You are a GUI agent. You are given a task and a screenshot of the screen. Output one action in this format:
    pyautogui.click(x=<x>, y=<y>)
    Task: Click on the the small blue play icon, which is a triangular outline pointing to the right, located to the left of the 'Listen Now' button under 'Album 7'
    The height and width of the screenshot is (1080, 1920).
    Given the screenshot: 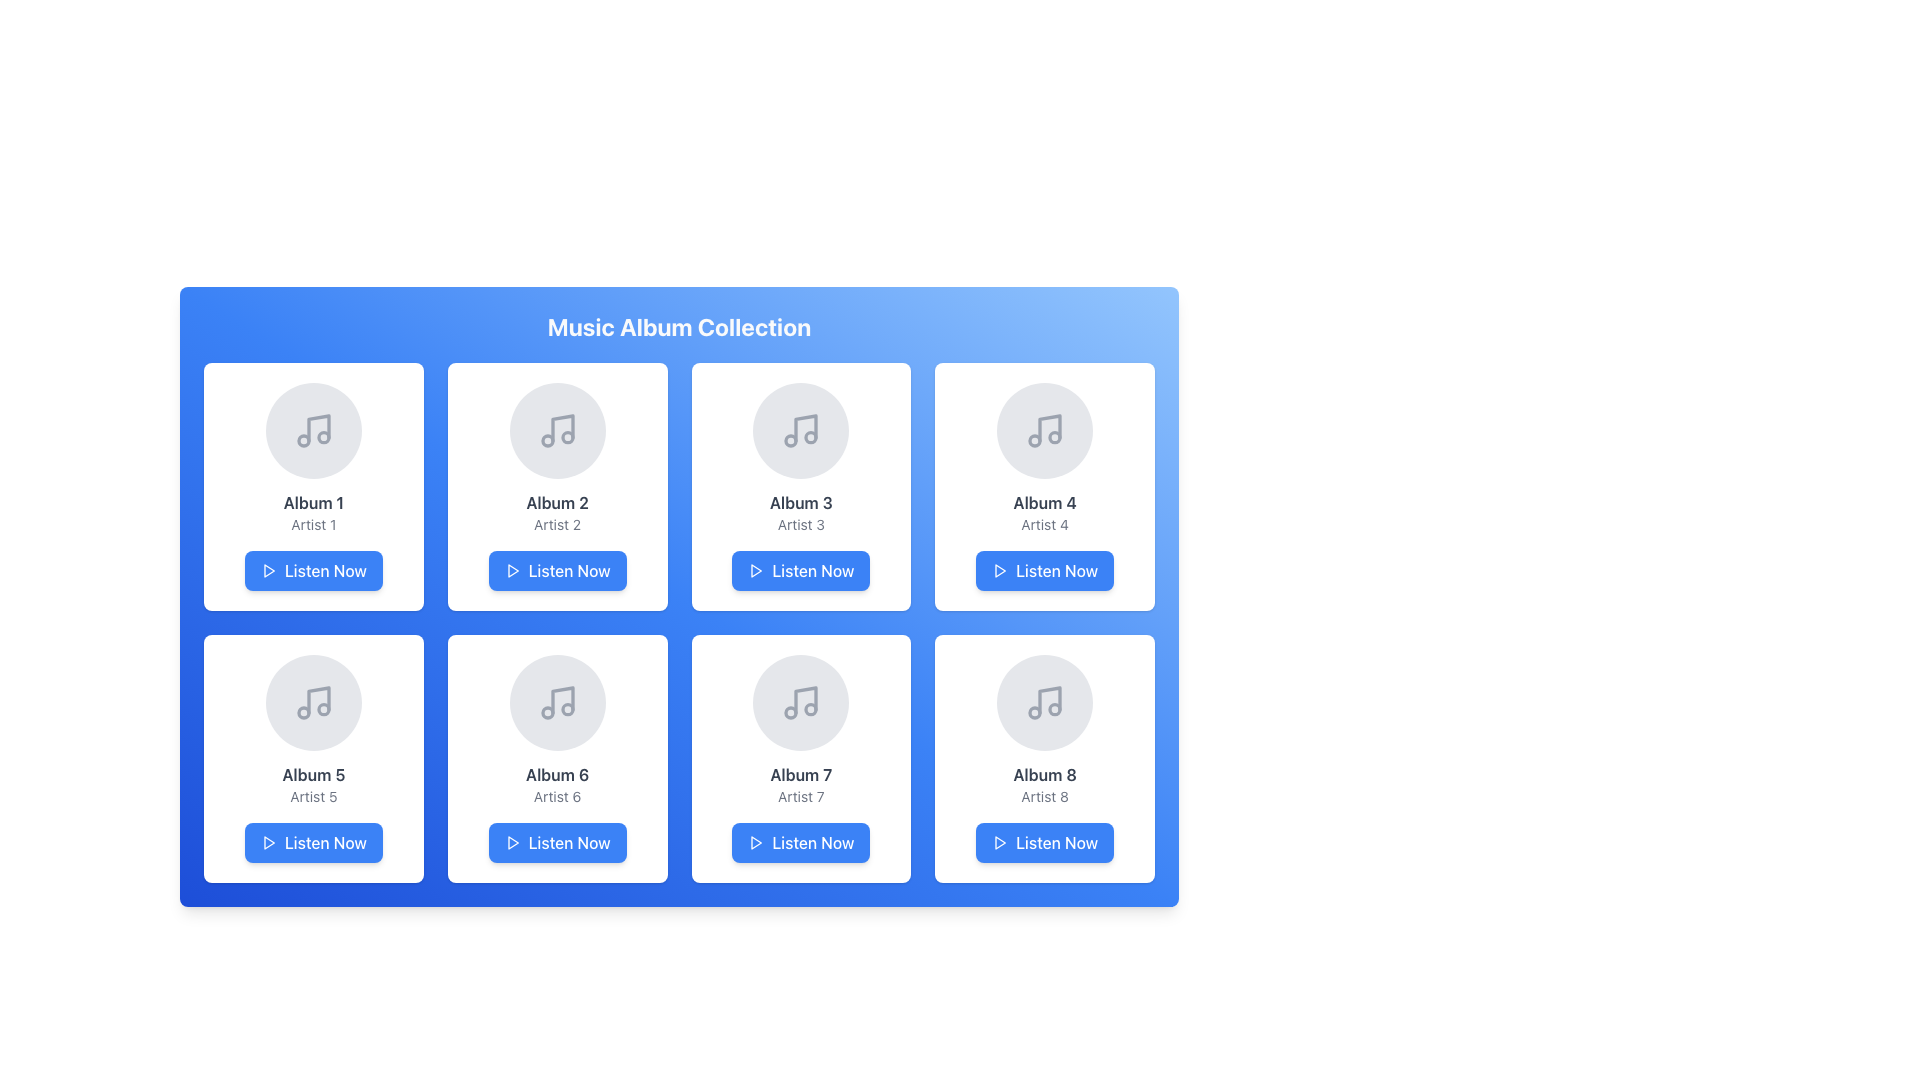 What is the action you would take?
    pyautogui.click(x=755, y=843)
    